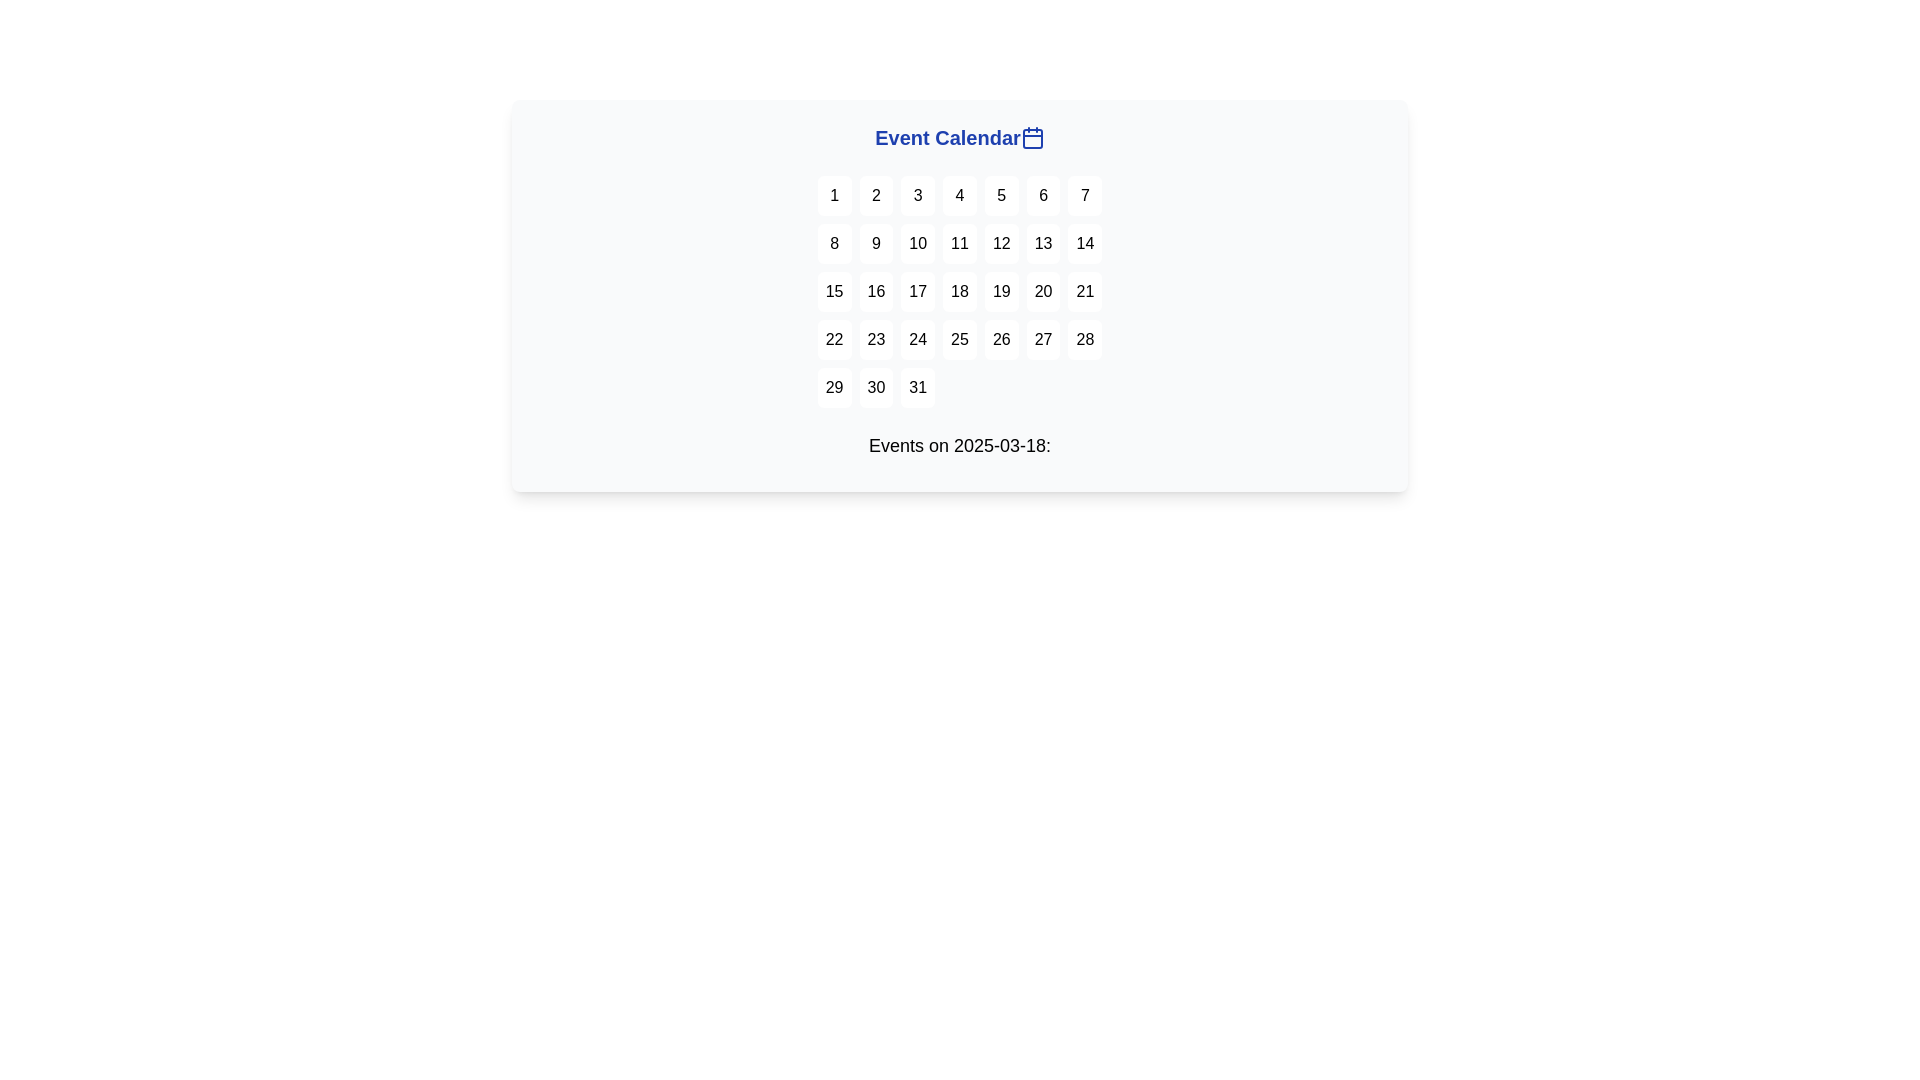  I want to click on the button labeled '28' which is styled with rounded corners and a white background, located in the 4th row and 7th column of the calendar grid, so click(1084, 338).